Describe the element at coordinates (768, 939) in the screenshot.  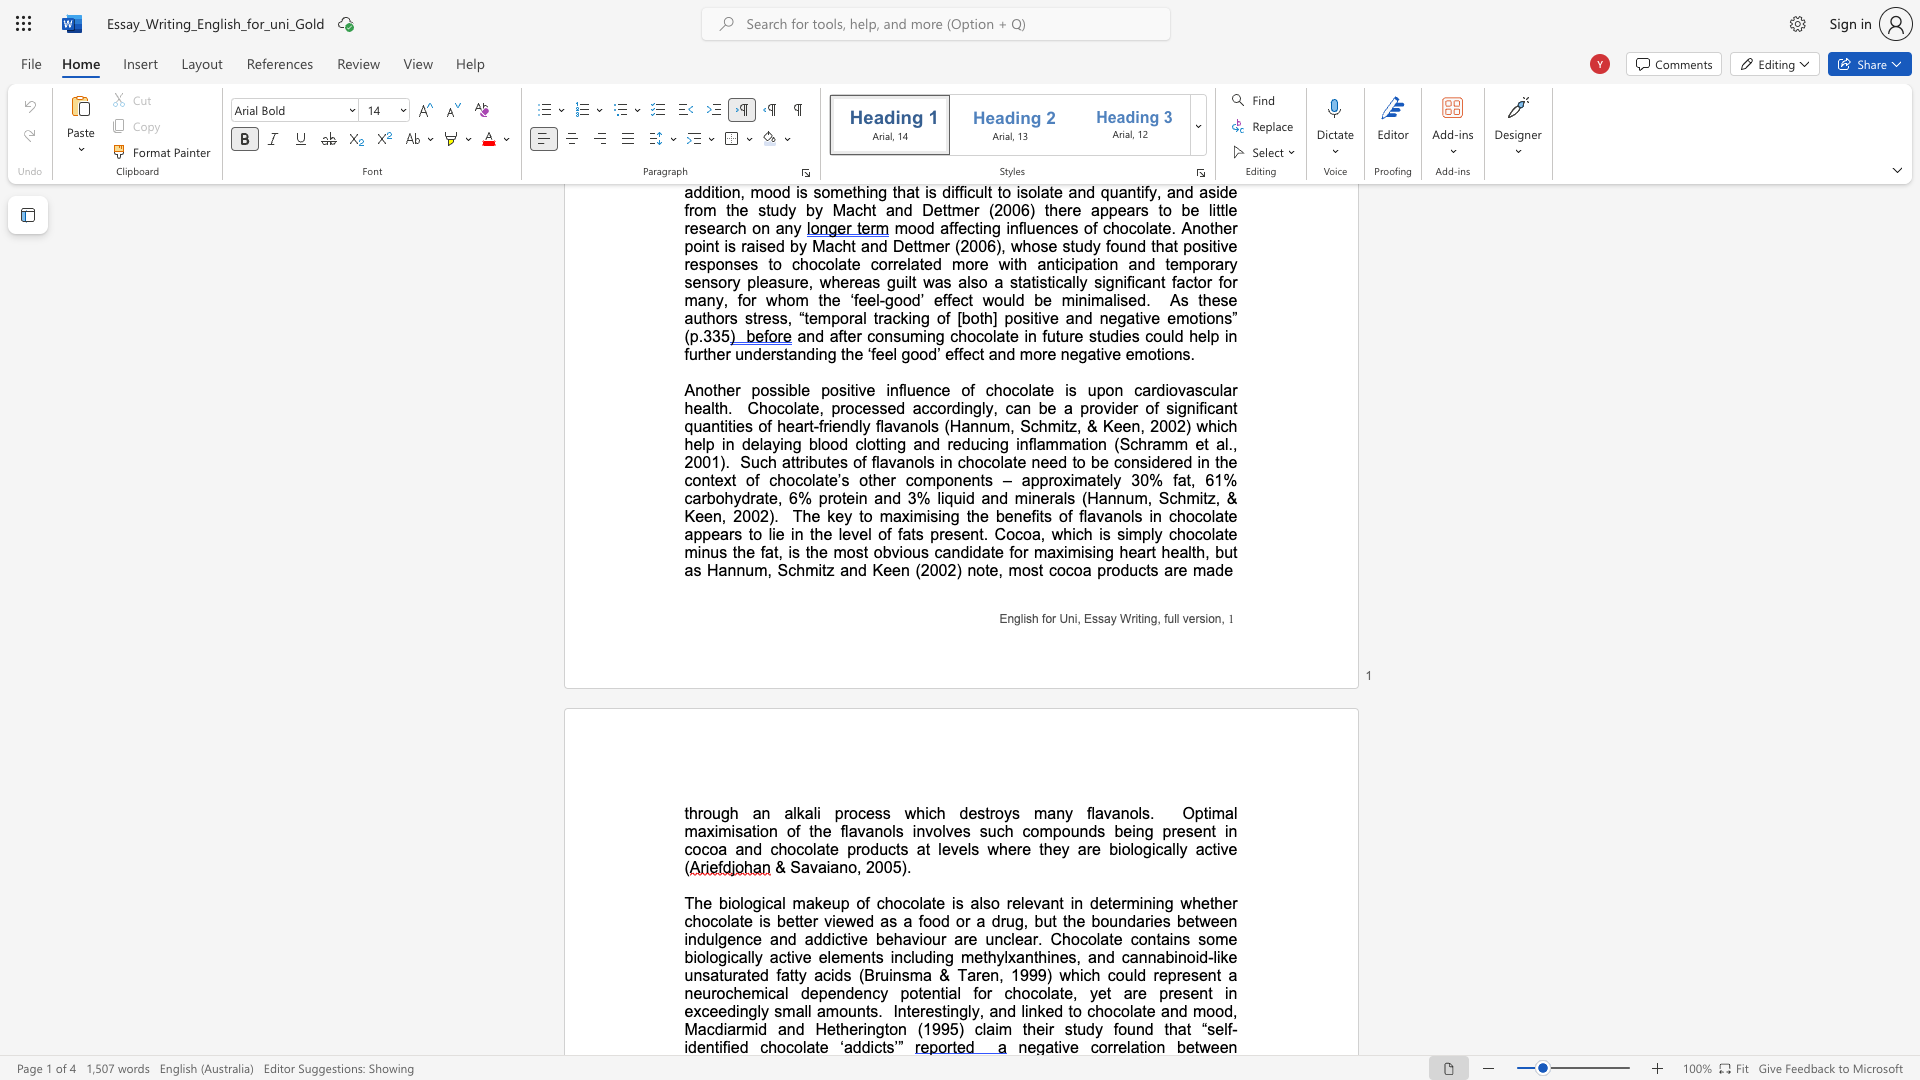
I see `the subset text "and addictive behav" within the text "whether chocolate is better viewed as a food or a drug, but the boundaries between indulgence and addictive behaviour are unclear. Chocolate"` at that location.